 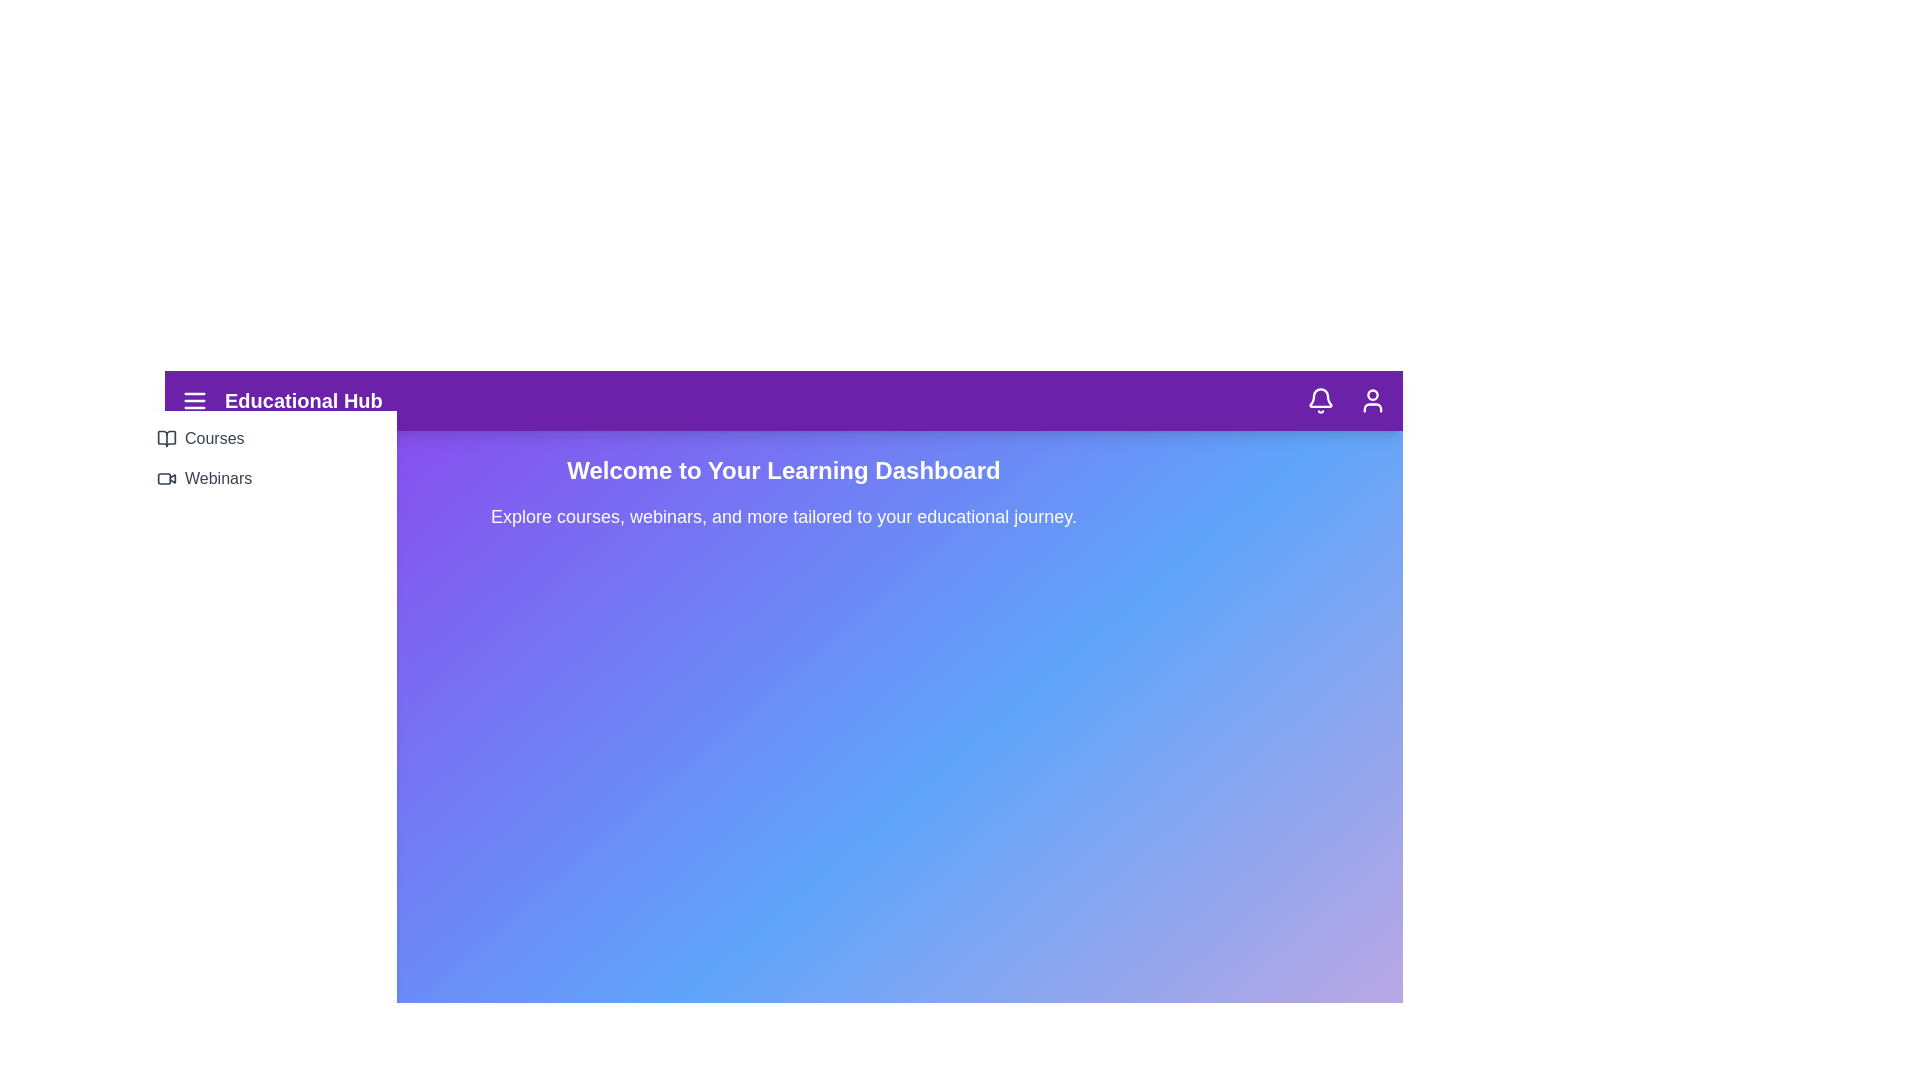 What do you see at coordinates (267, 438) in the screenshot?
I see `the 'Courses' link in the sidebar to navigate to the 'Courses' section` at bounding box center [267, 438].